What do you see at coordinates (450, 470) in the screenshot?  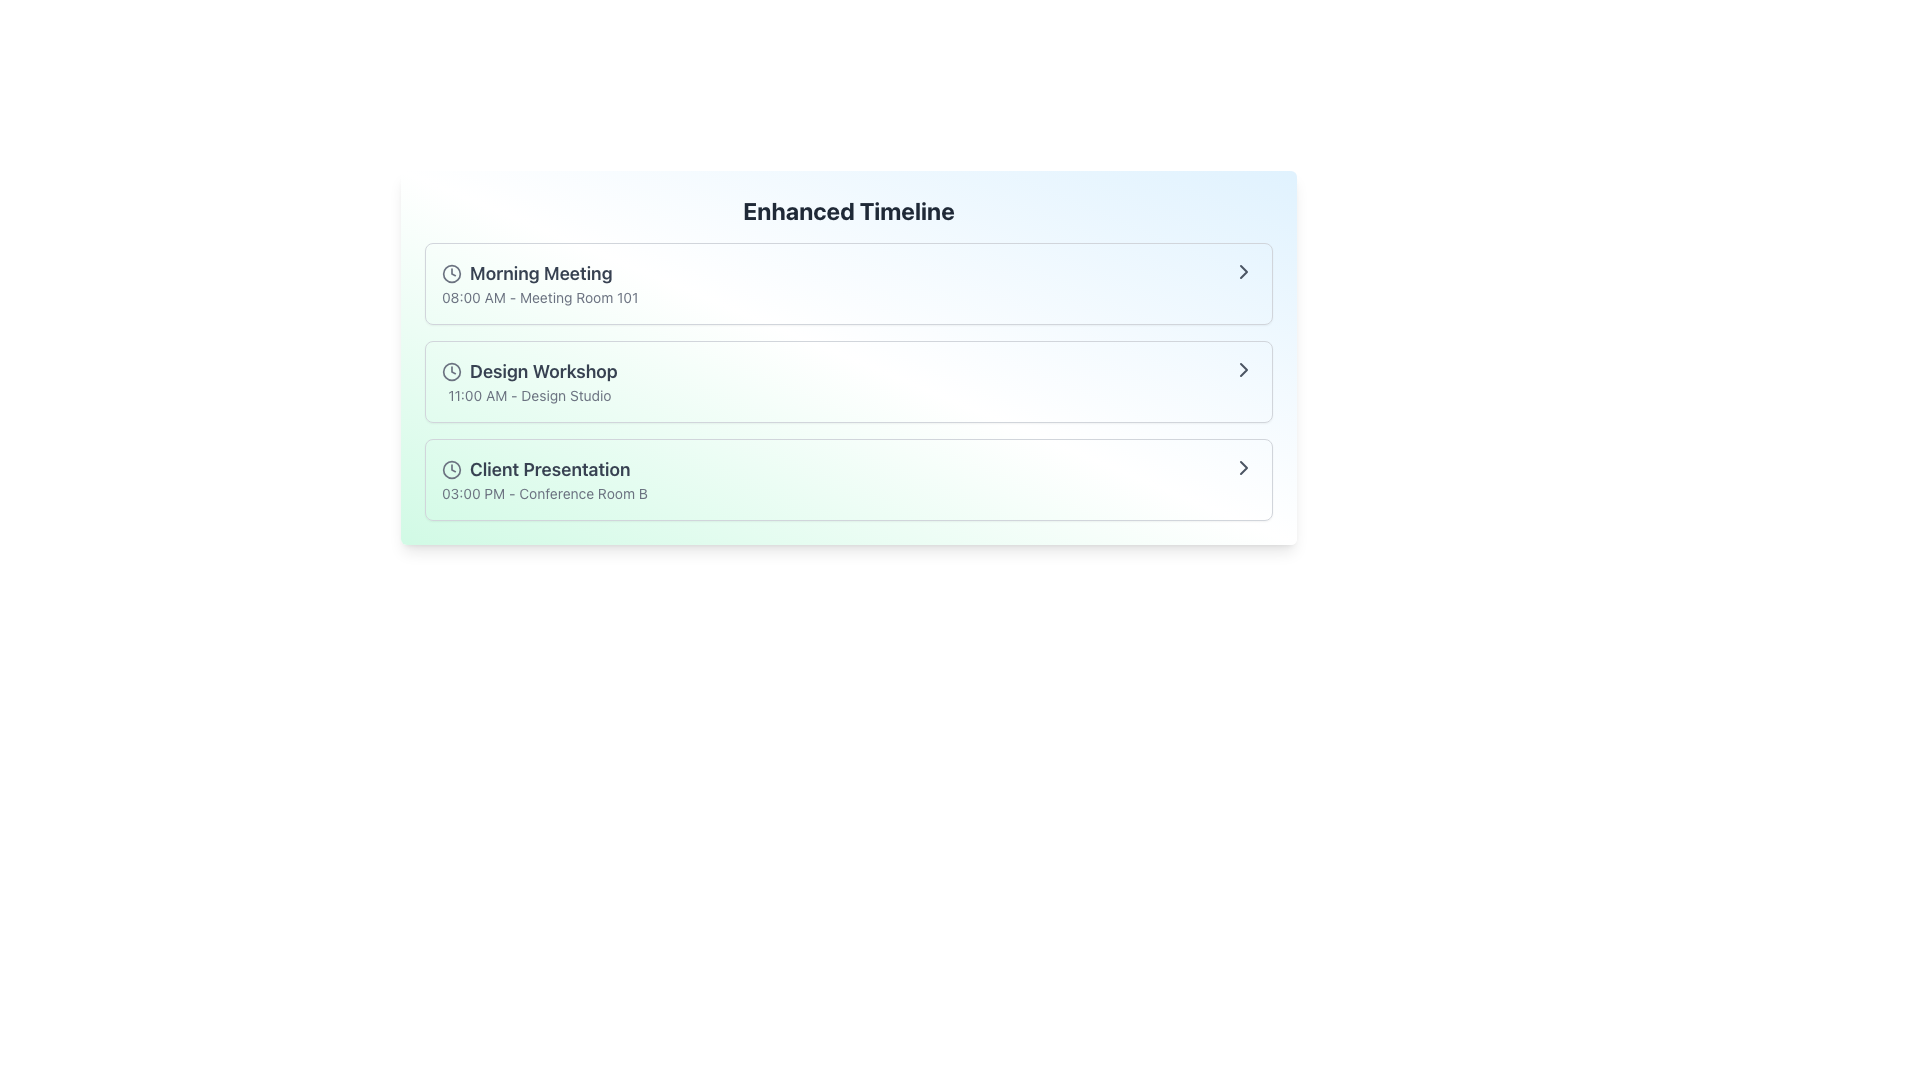 I see `the circular clock icon with a grey border located to the left of the 'Client Presentation' entry in the timeline list` at bounding box center [450, 470].